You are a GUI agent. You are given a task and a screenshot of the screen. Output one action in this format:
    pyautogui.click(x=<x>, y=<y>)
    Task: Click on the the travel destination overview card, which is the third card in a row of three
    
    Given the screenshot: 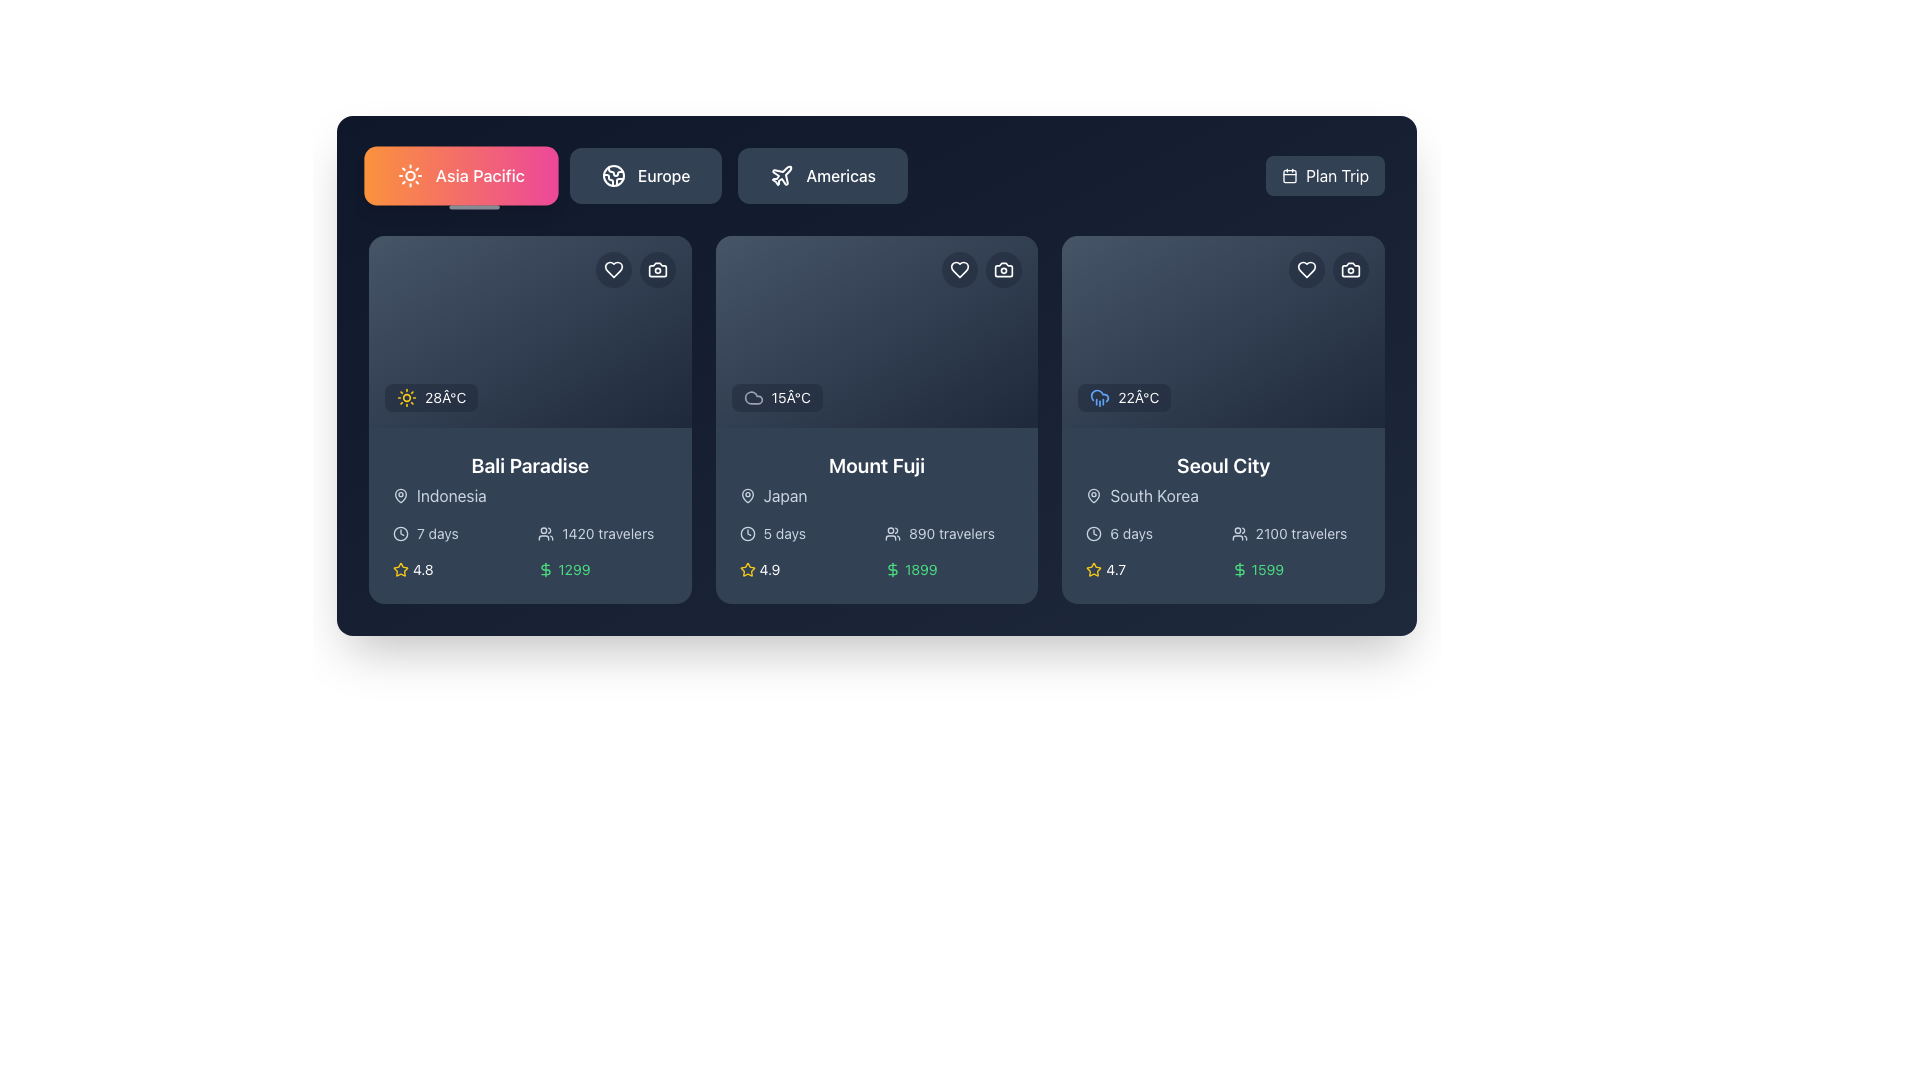 What is the action you would take?
    pyautogui.click(x=1222, y=419)
    